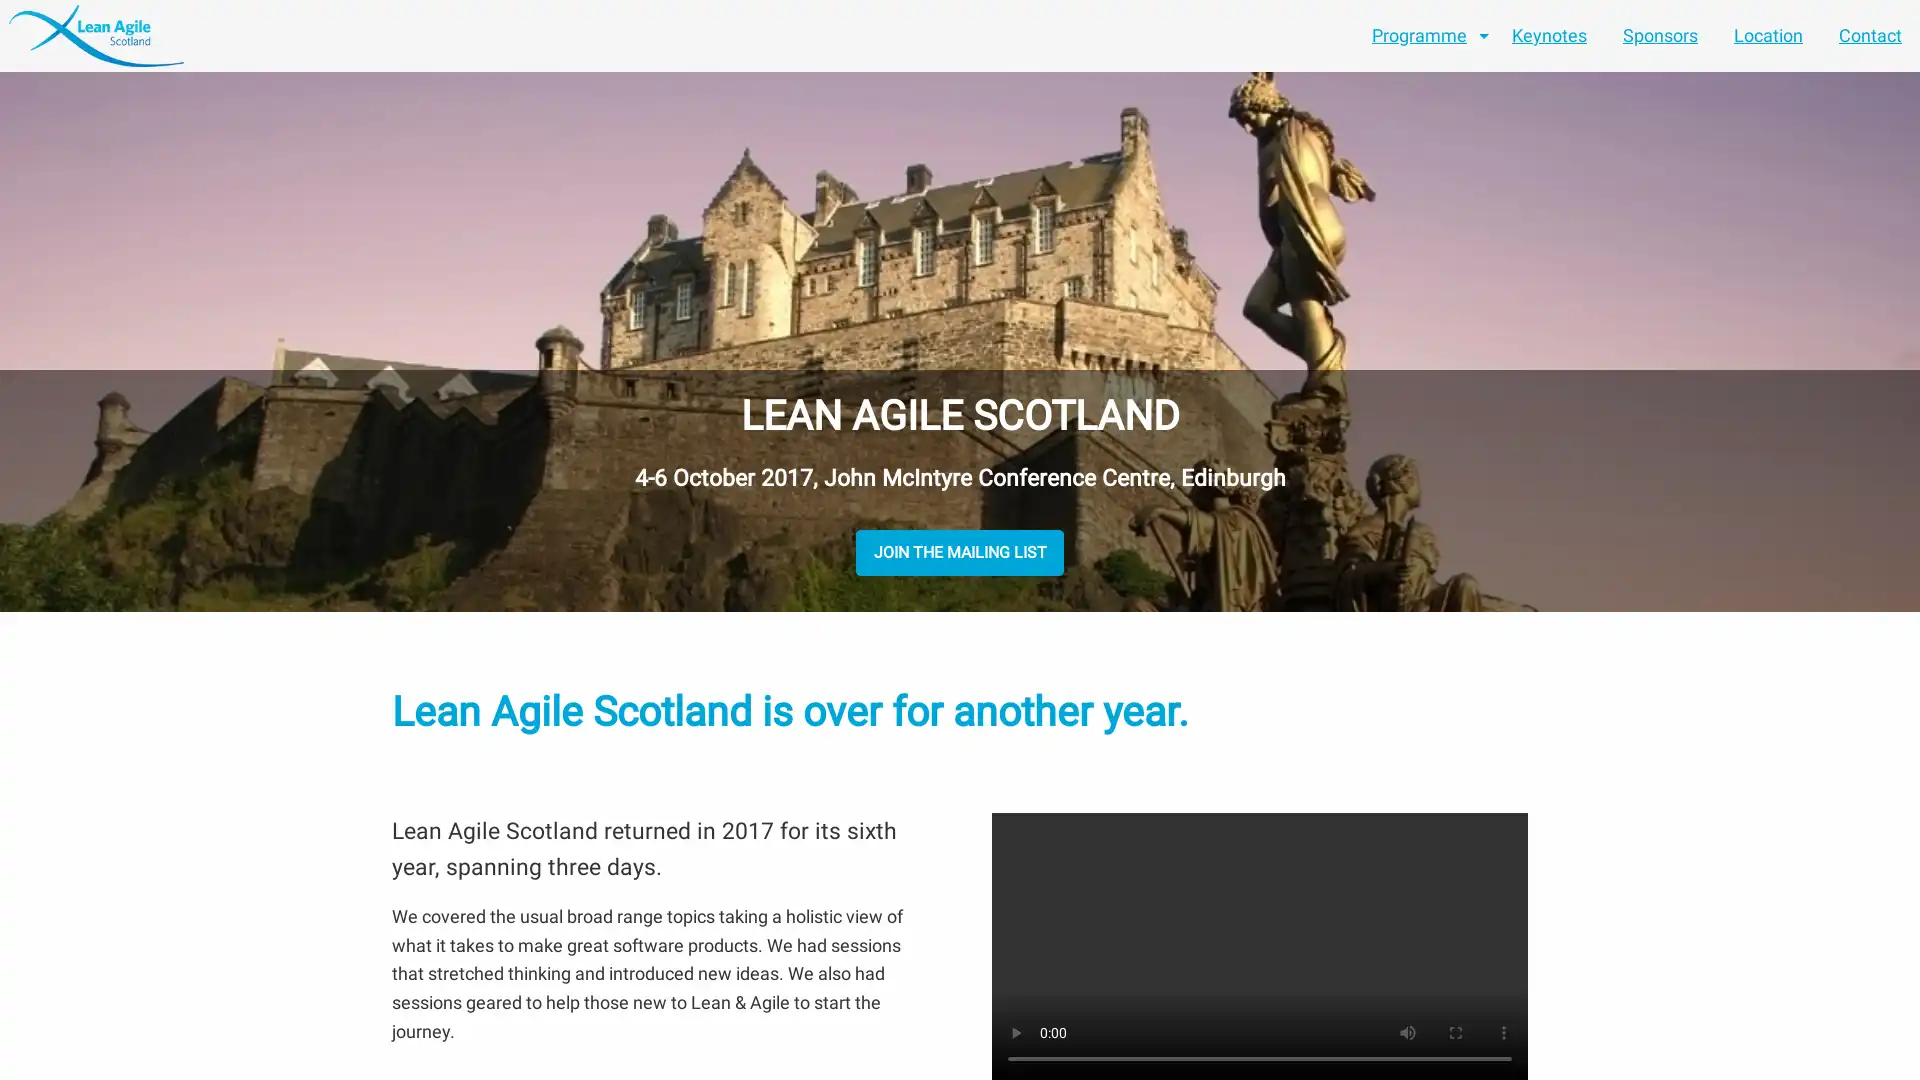 Image resolution: width=1920 pixels, height=1080 pixels. Describe the element at coordinates (1016, 1032) in the screenshot. I see `play` at that location.